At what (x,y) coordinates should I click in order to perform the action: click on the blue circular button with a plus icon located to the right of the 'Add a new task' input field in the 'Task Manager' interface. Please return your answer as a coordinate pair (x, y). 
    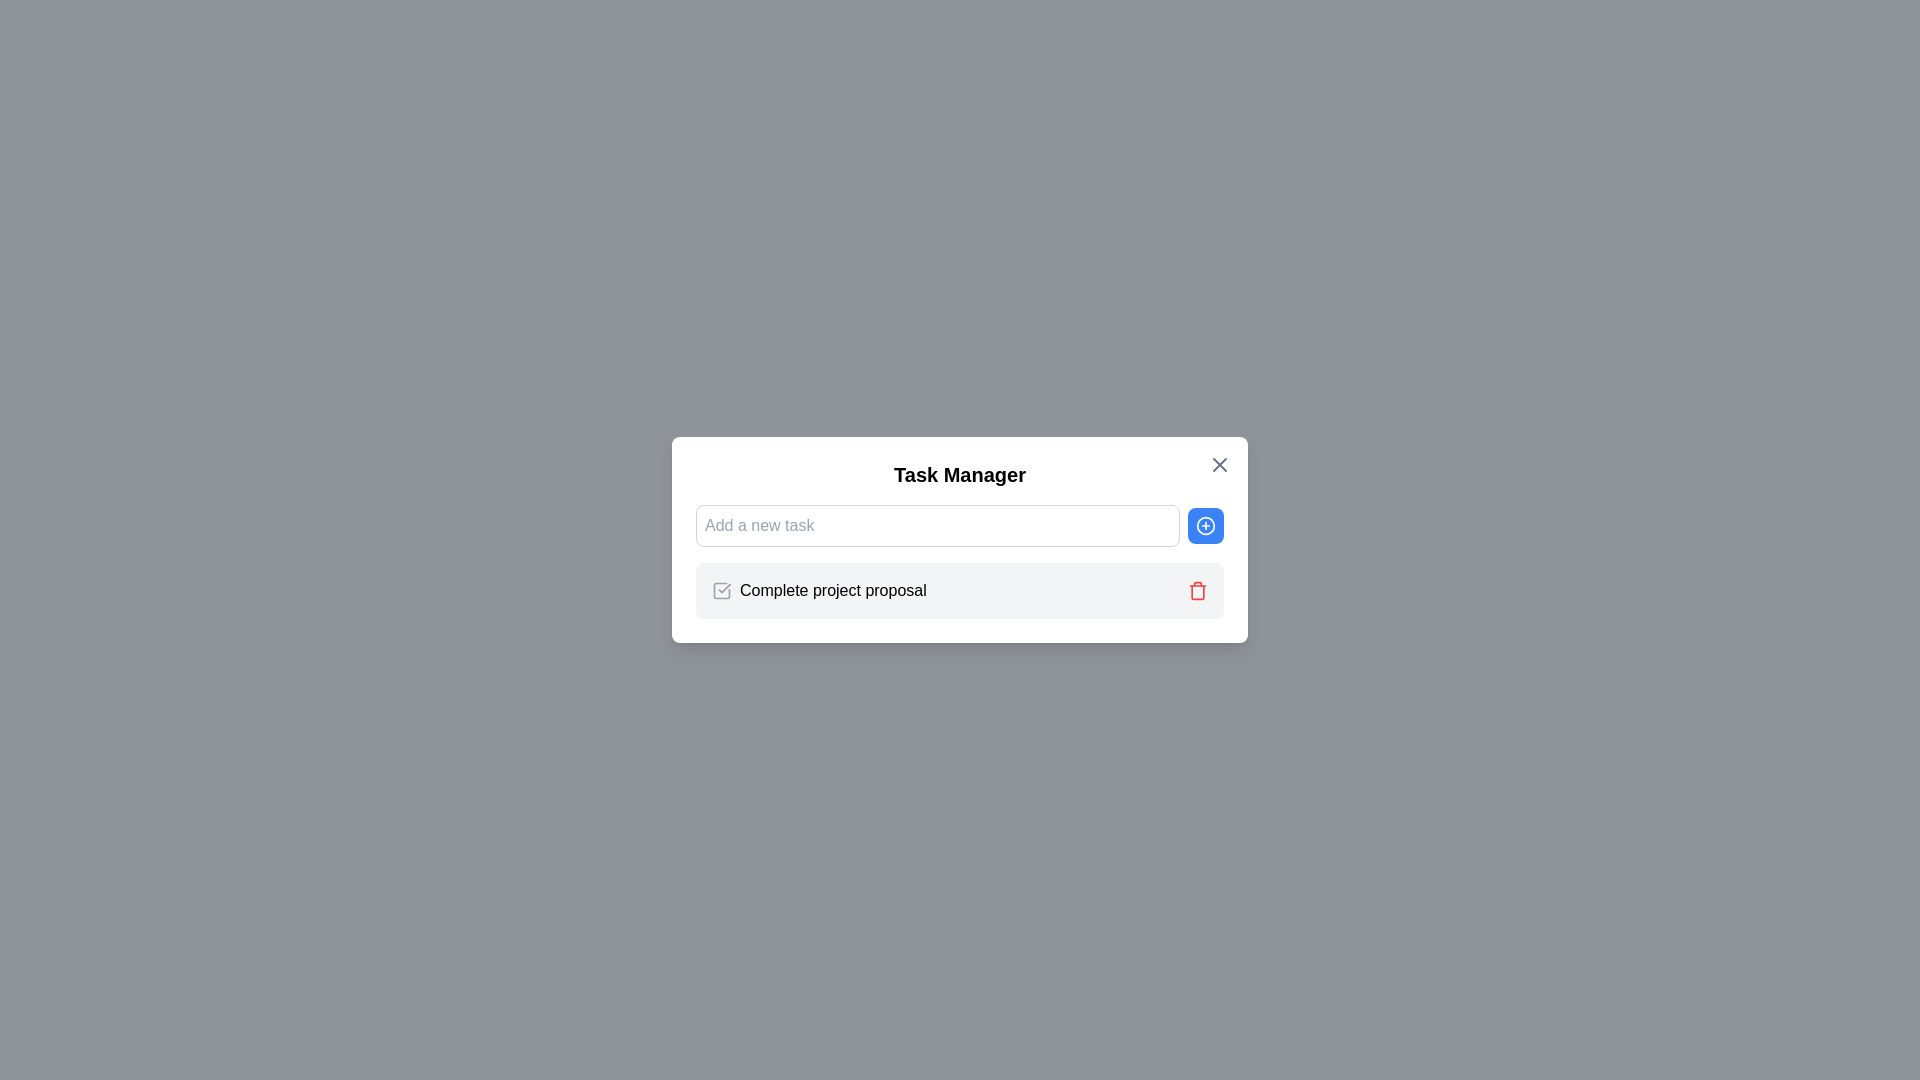
    Looking at the image, I should click on (1204, 524).